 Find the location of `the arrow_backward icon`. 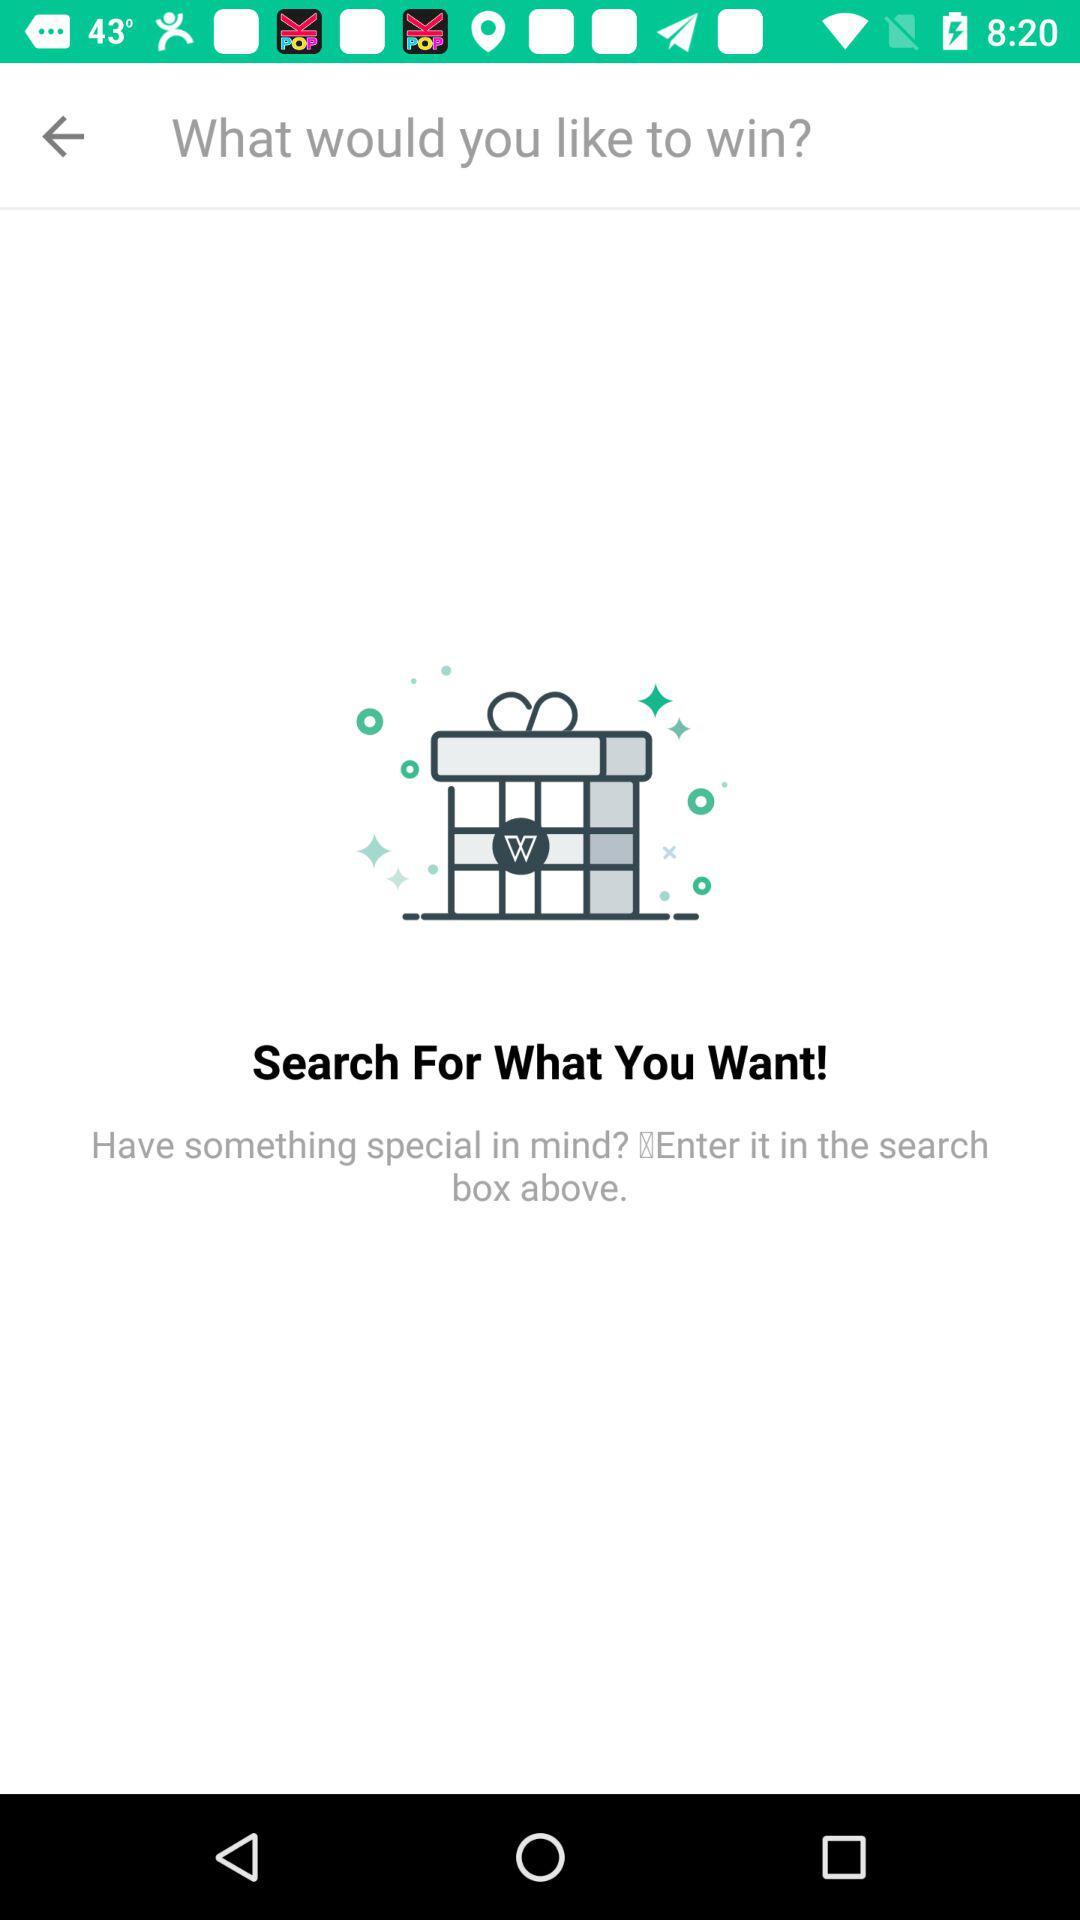

the arrow_backward icon is located at coordinates (61, 135).